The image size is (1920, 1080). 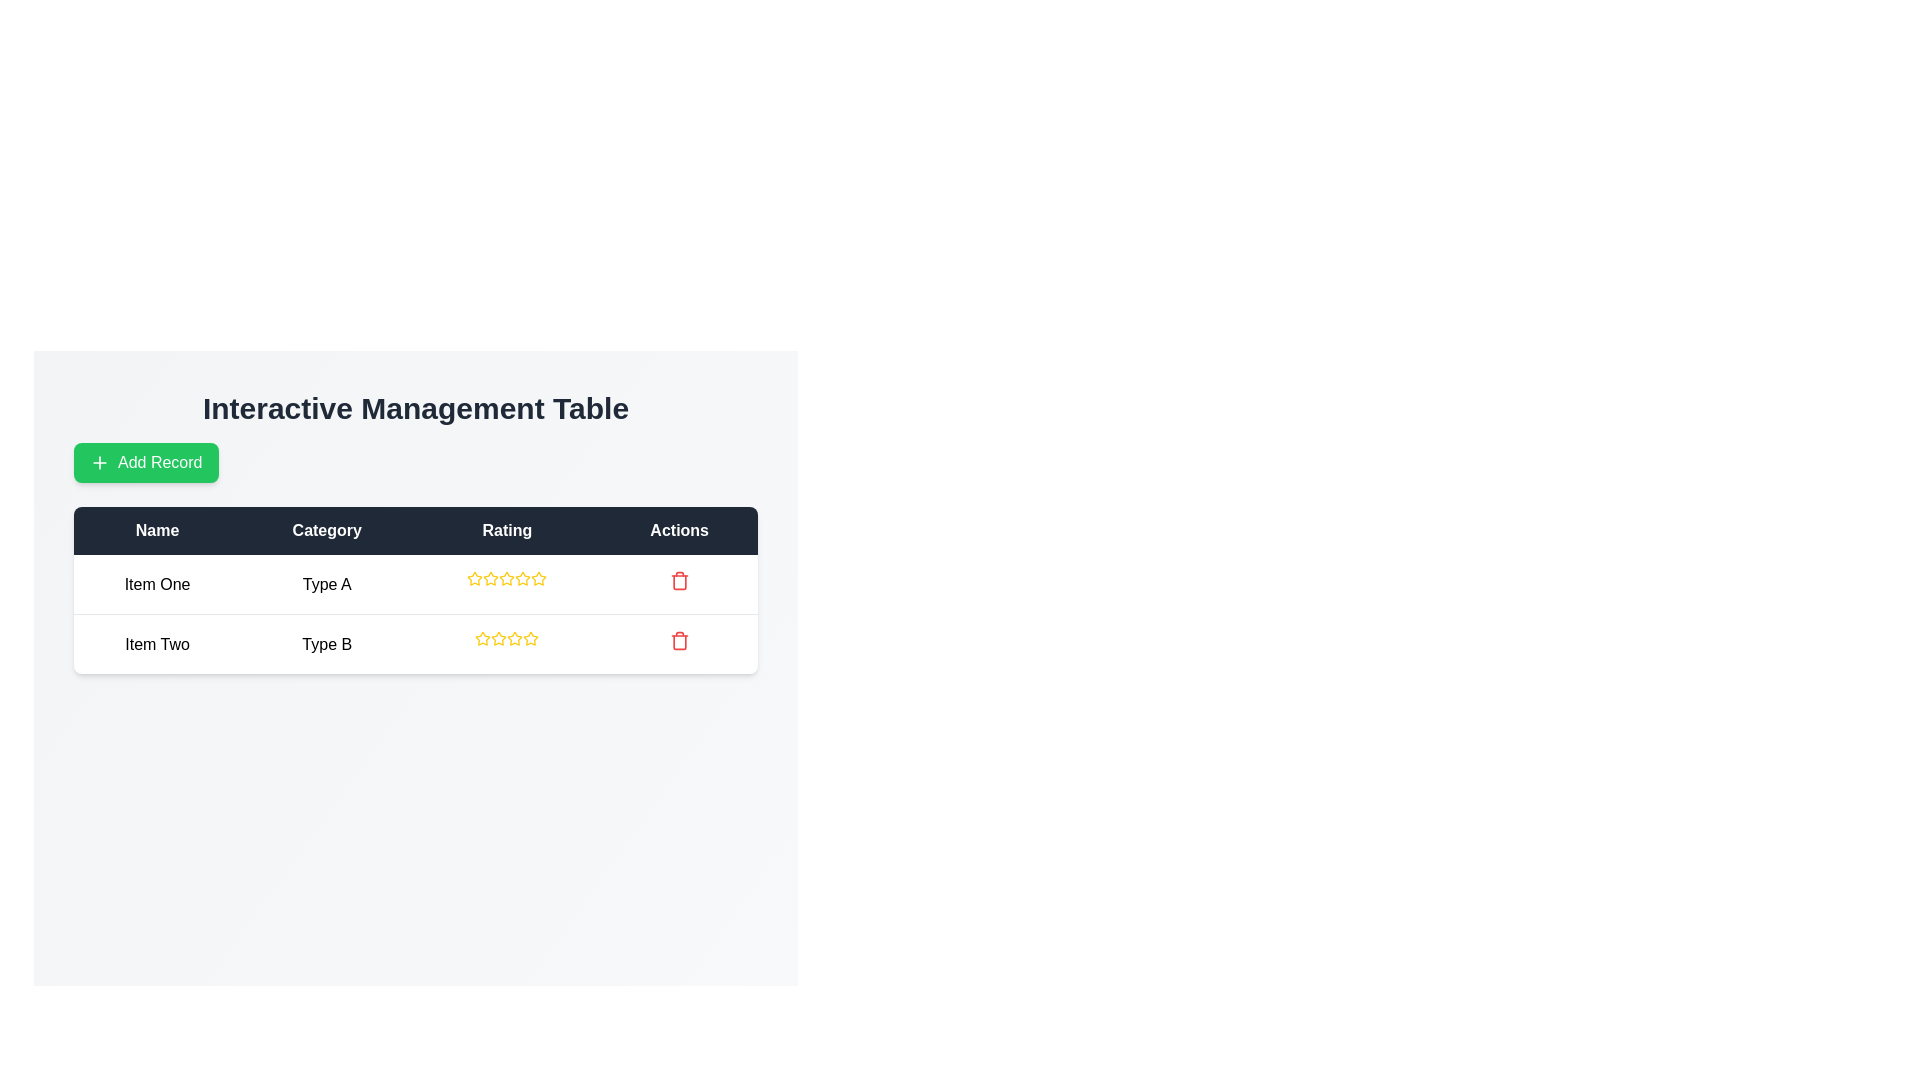 I want to click on the static text label displaying 'Item Two' located in the second row under the 'Name' column of the data table, so click(x=156, y=644).